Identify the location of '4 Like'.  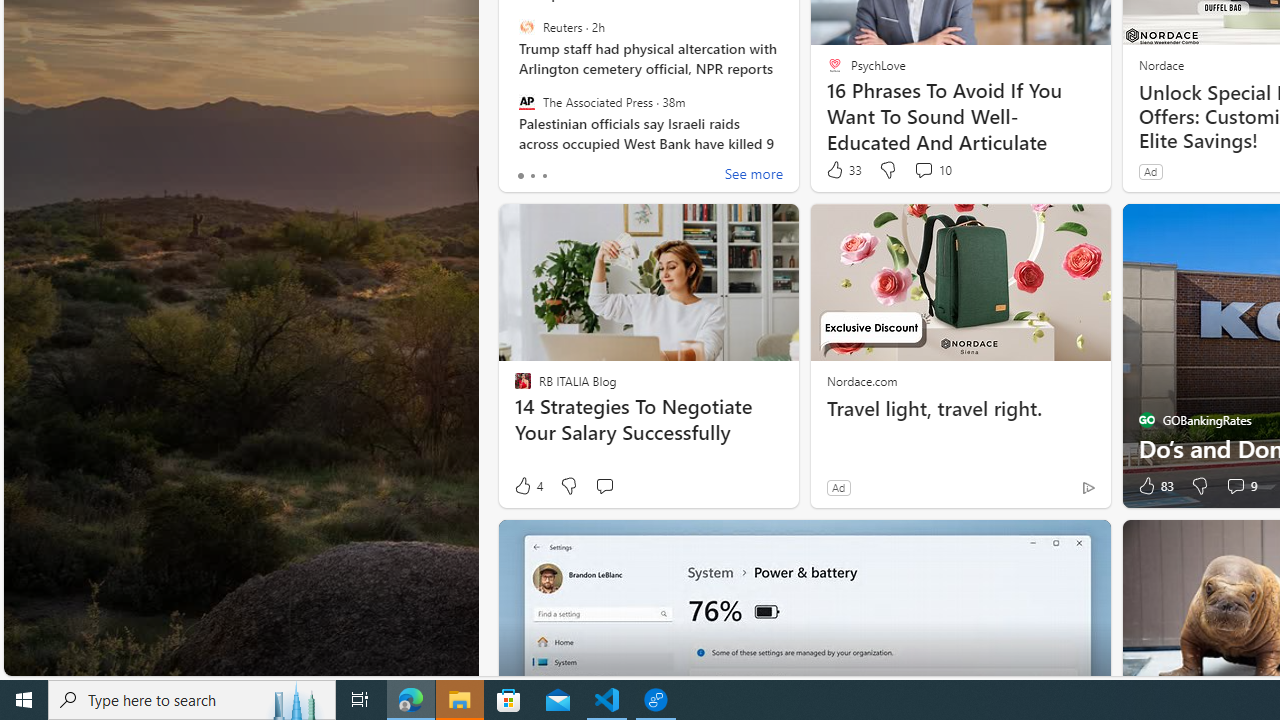
(527, 486).